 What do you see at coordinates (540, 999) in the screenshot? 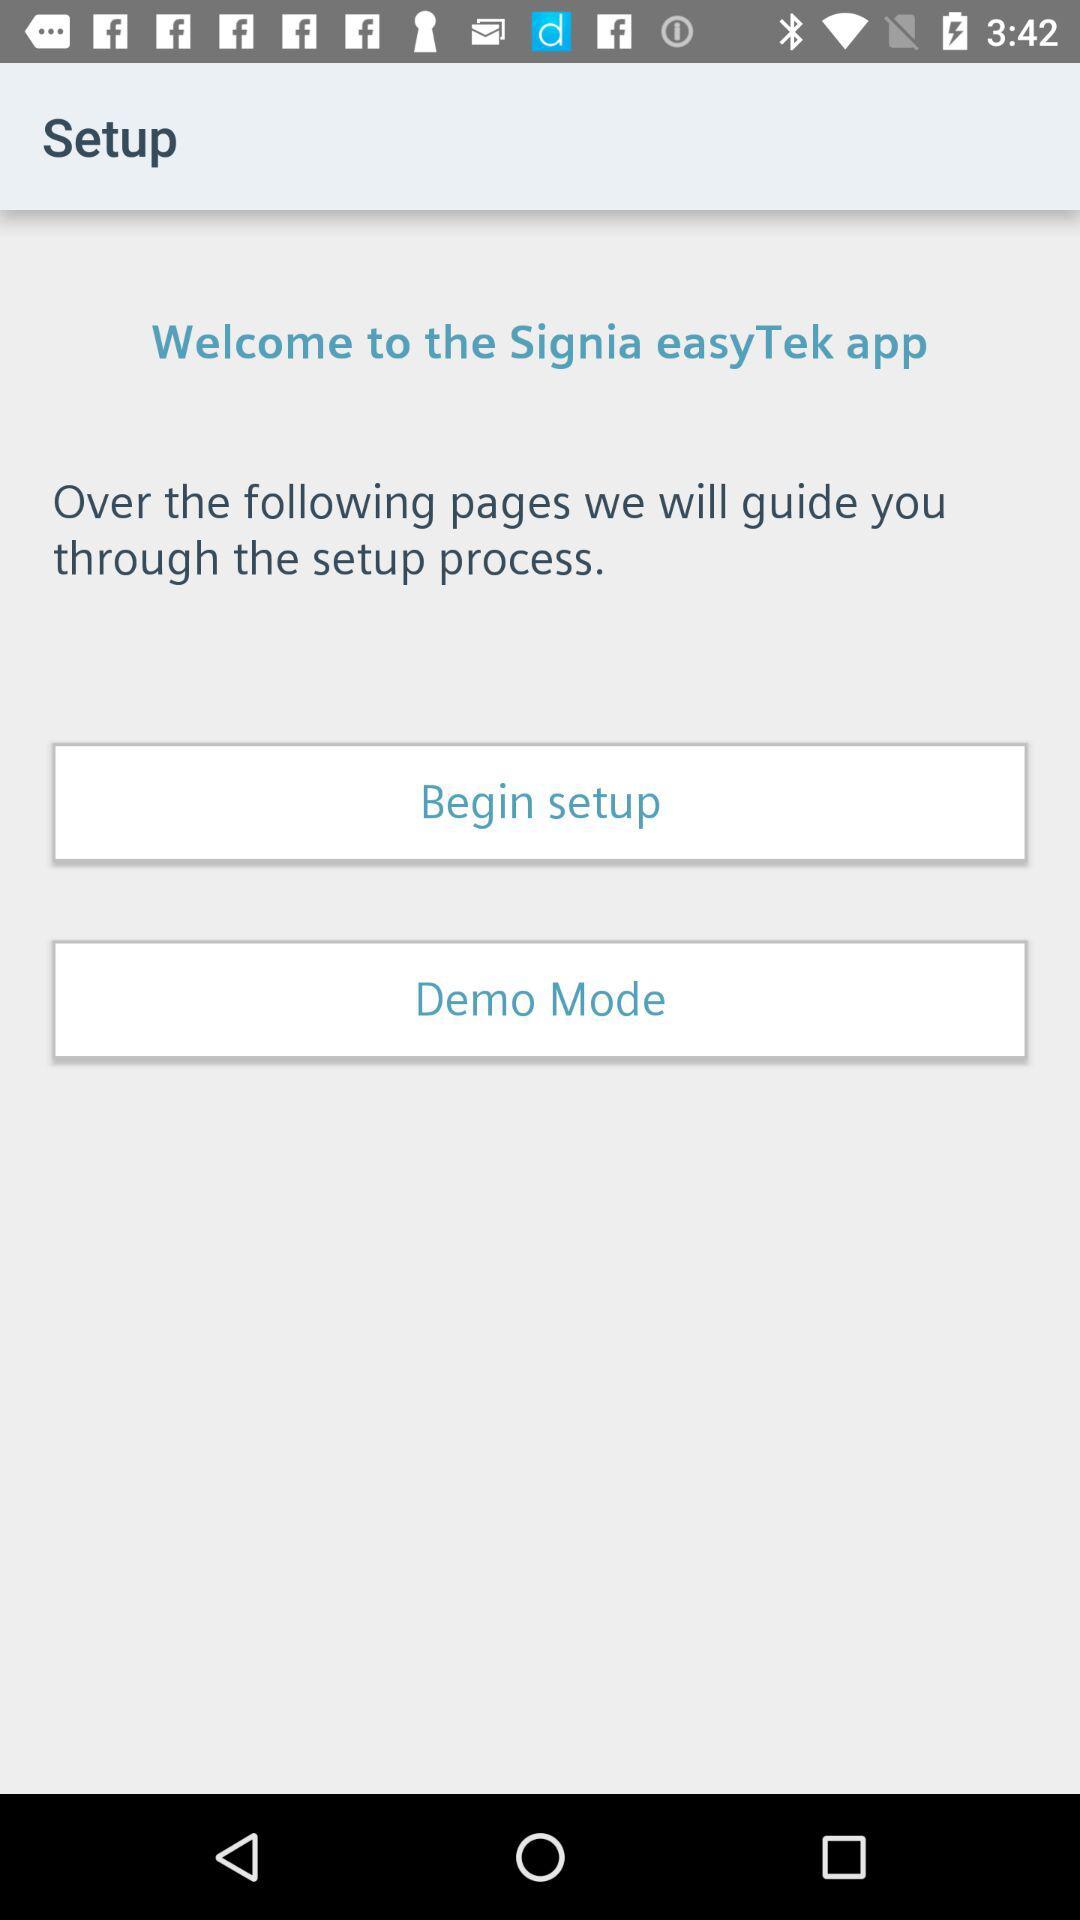
I see `the item below the begin setup icon` at bounding box center [540, 999].